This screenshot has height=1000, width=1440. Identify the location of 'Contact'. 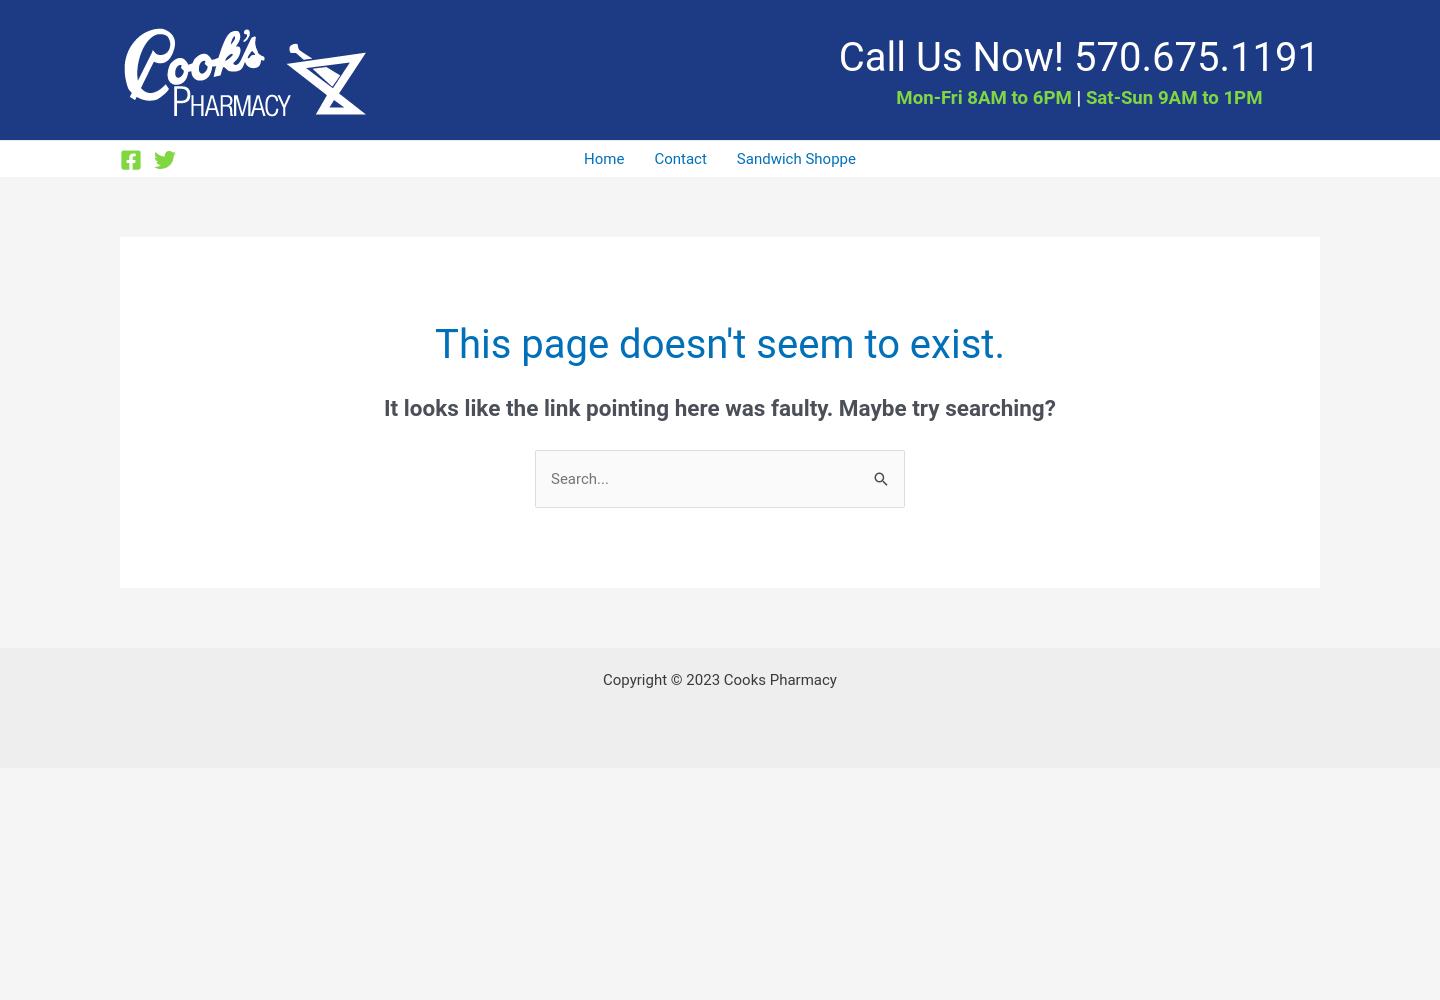
(679, 159).